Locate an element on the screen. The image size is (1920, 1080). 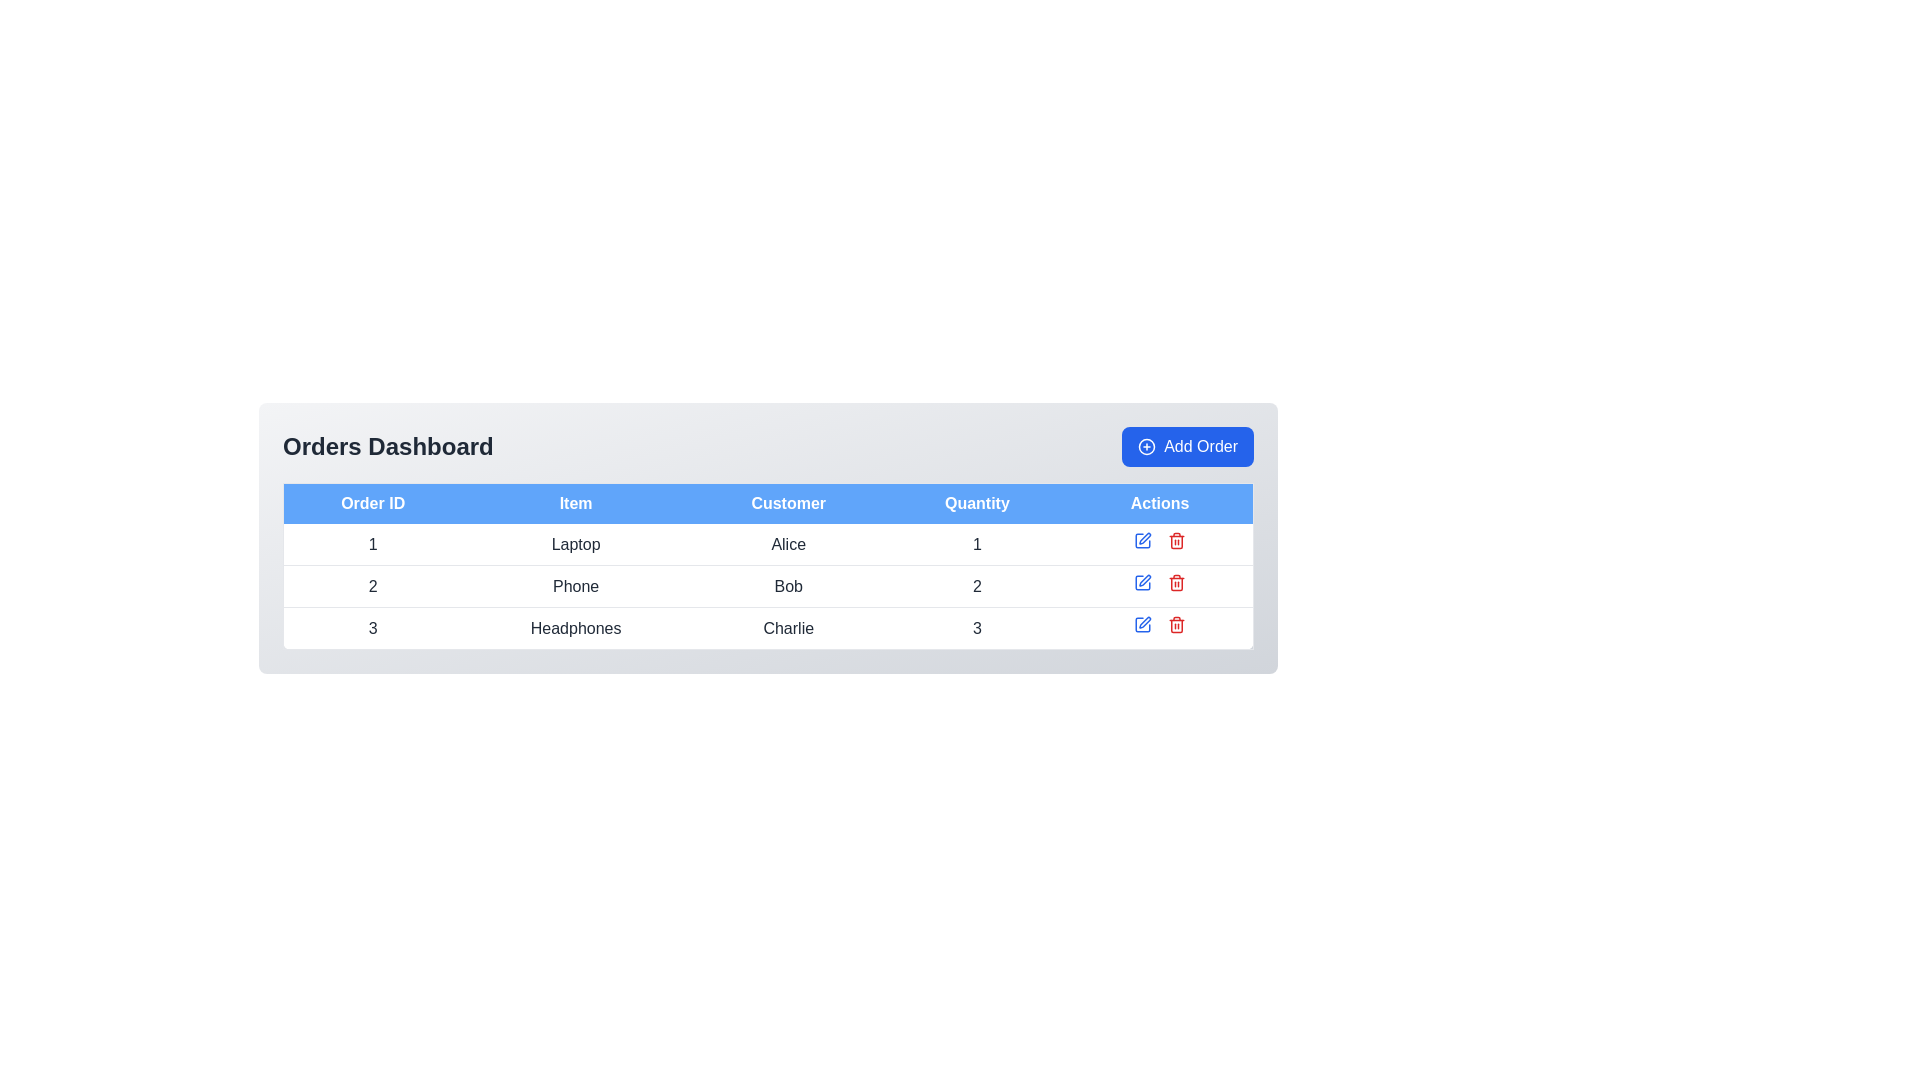
the blue 'Add Order' button with rounded corners and a plus icon located at the top-right corner of the 'Orders Dashboard' is located at coordinates (1188, 446).